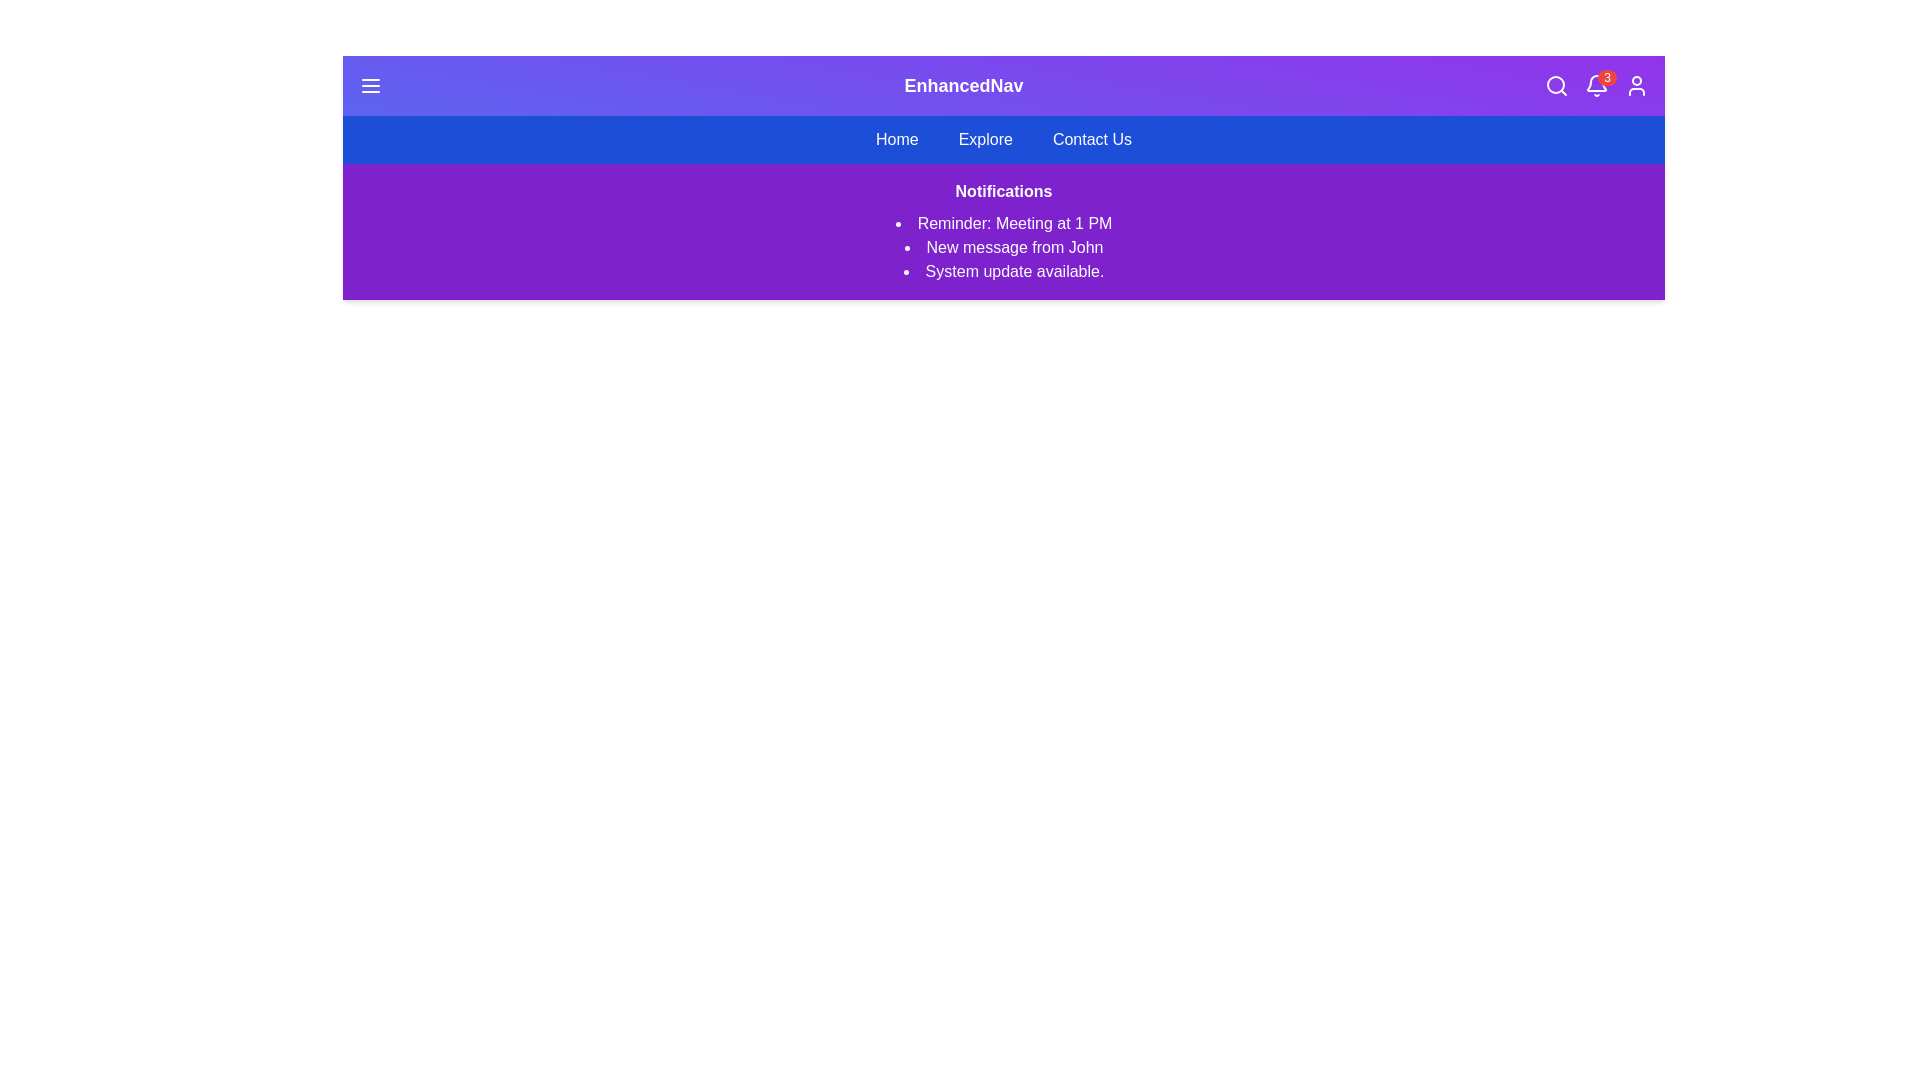  What do you see at coordinates (896, 138) in the screenshot?
I see `the 'Home' button in the navigation bar` at bounding box center [896, 138].